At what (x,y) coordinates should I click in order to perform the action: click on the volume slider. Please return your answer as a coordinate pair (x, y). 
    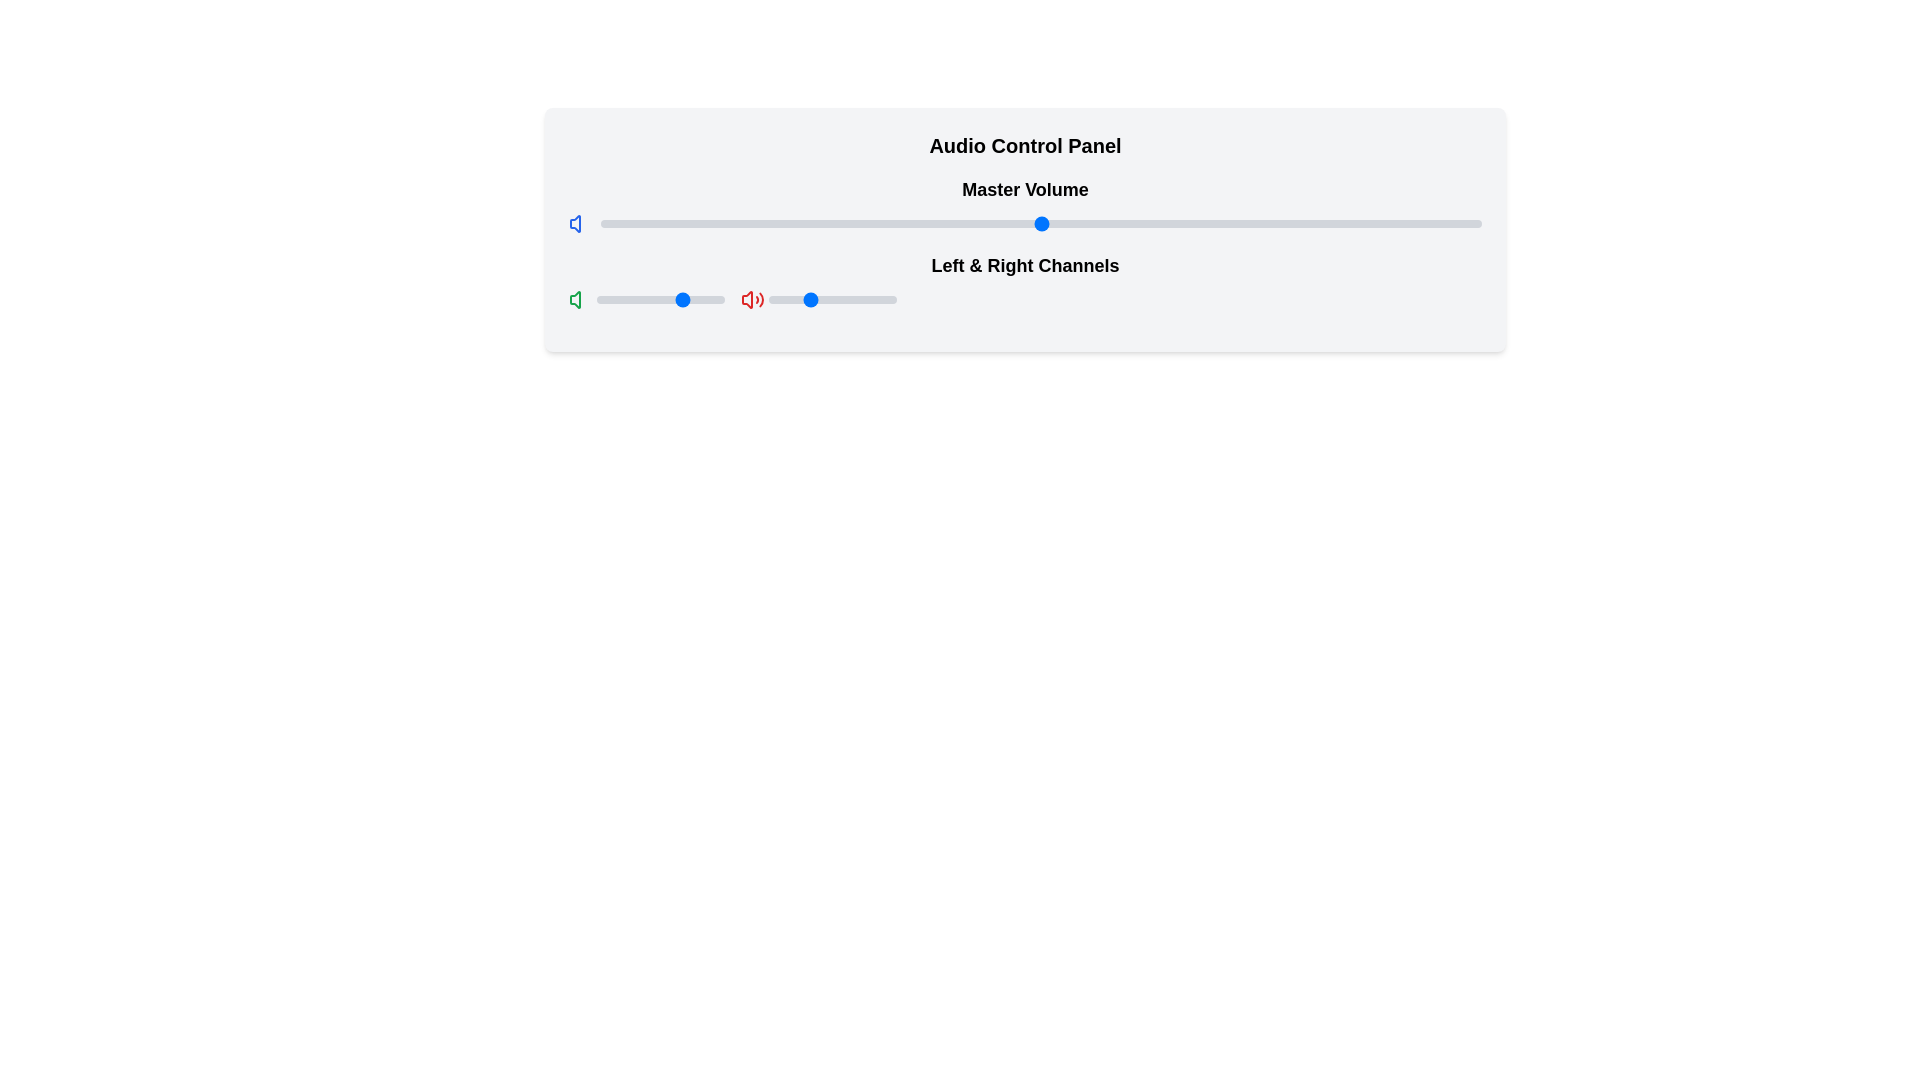
    Looking at the image, I should click on (680, 219).